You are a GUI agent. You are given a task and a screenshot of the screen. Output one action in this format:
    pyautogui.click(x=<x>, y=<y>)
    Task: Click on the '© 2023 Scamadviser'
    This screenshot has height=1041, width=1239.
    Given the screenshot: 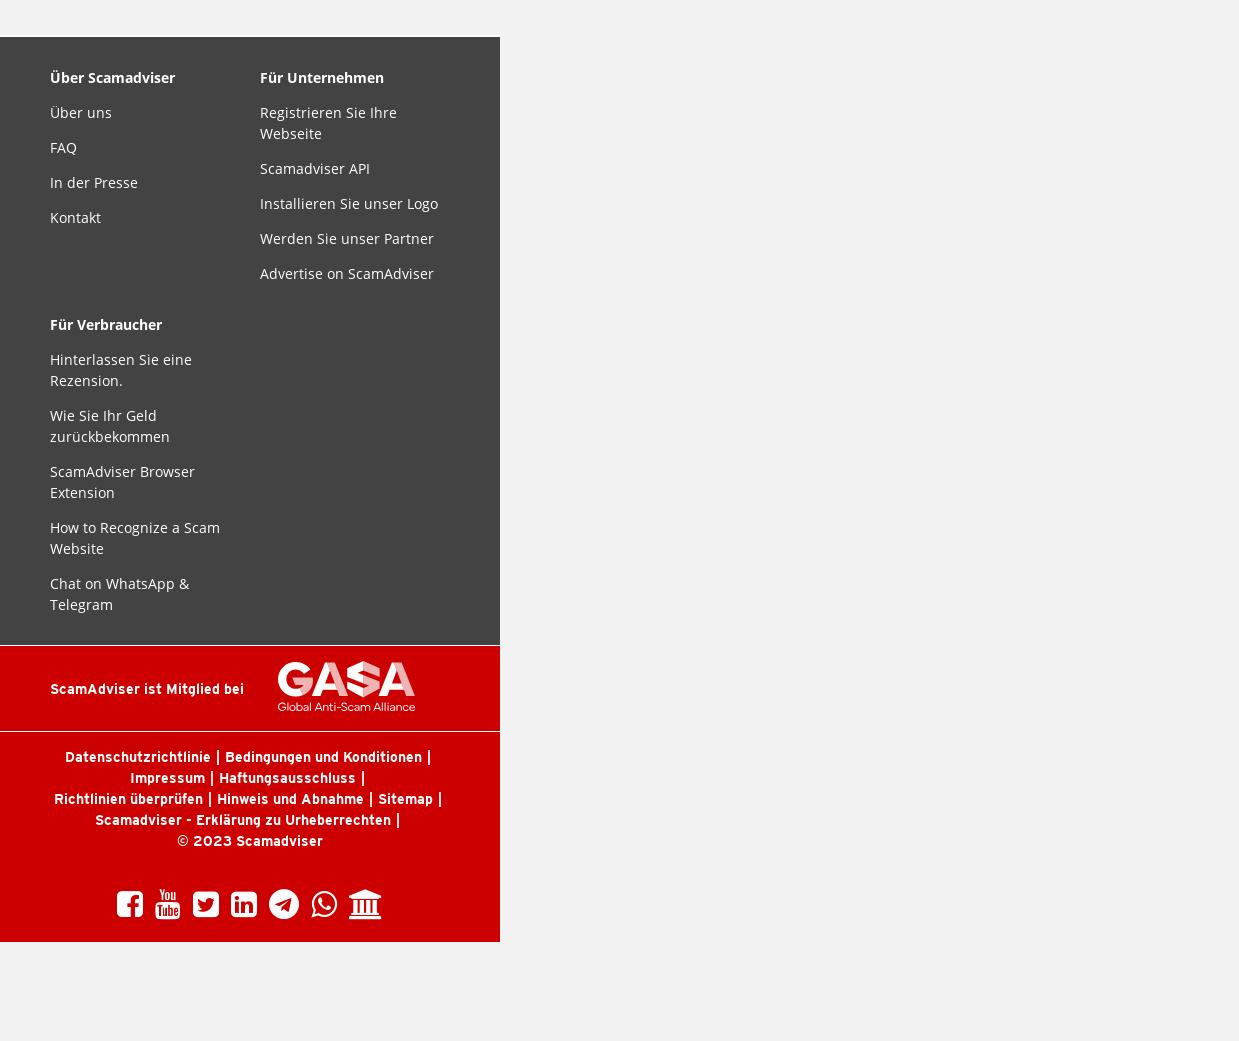 What is the action you would take?
    pyautogui.click(x=249, y=840)
    